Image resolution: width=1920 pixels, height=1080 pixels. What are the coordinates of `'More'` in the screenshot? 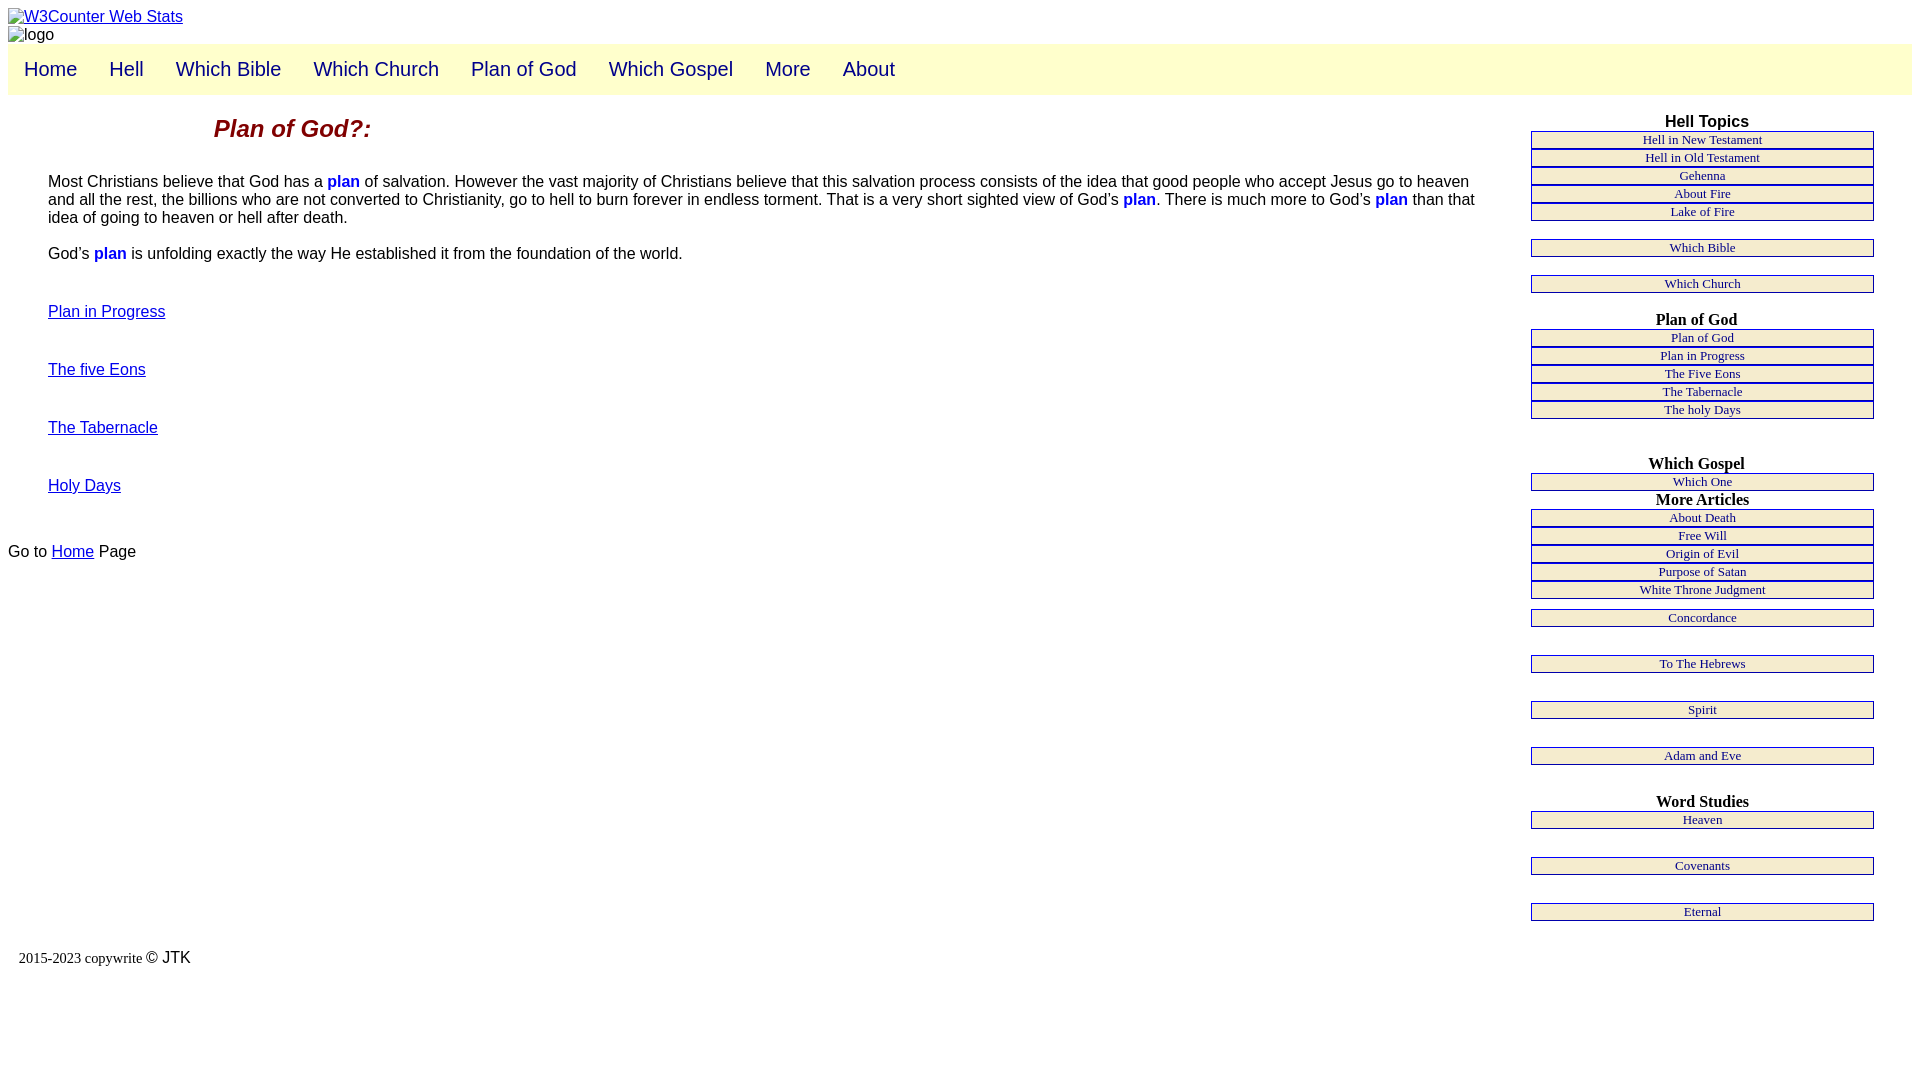 It's located at (786, 68).